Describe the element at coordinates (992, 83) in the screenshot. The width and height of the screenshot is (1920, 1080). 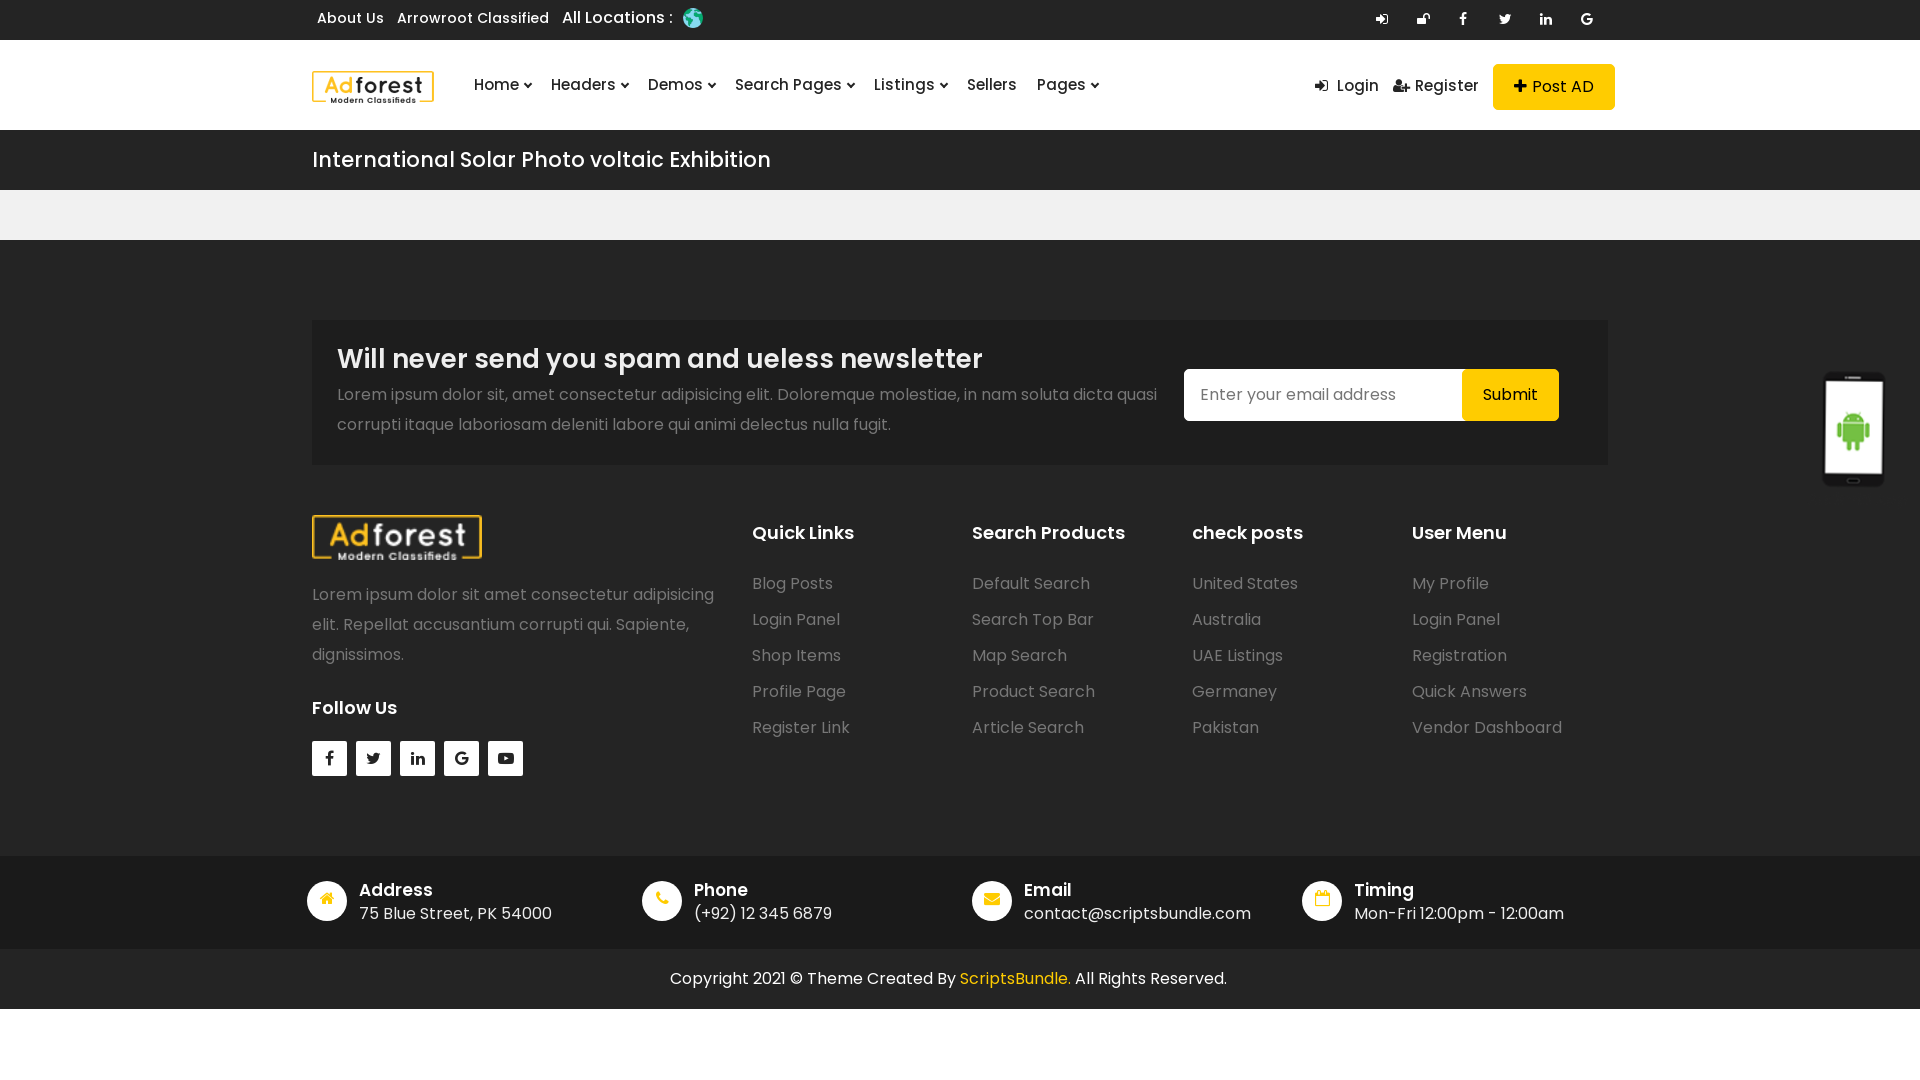
I see `'Sellers'` at that location.